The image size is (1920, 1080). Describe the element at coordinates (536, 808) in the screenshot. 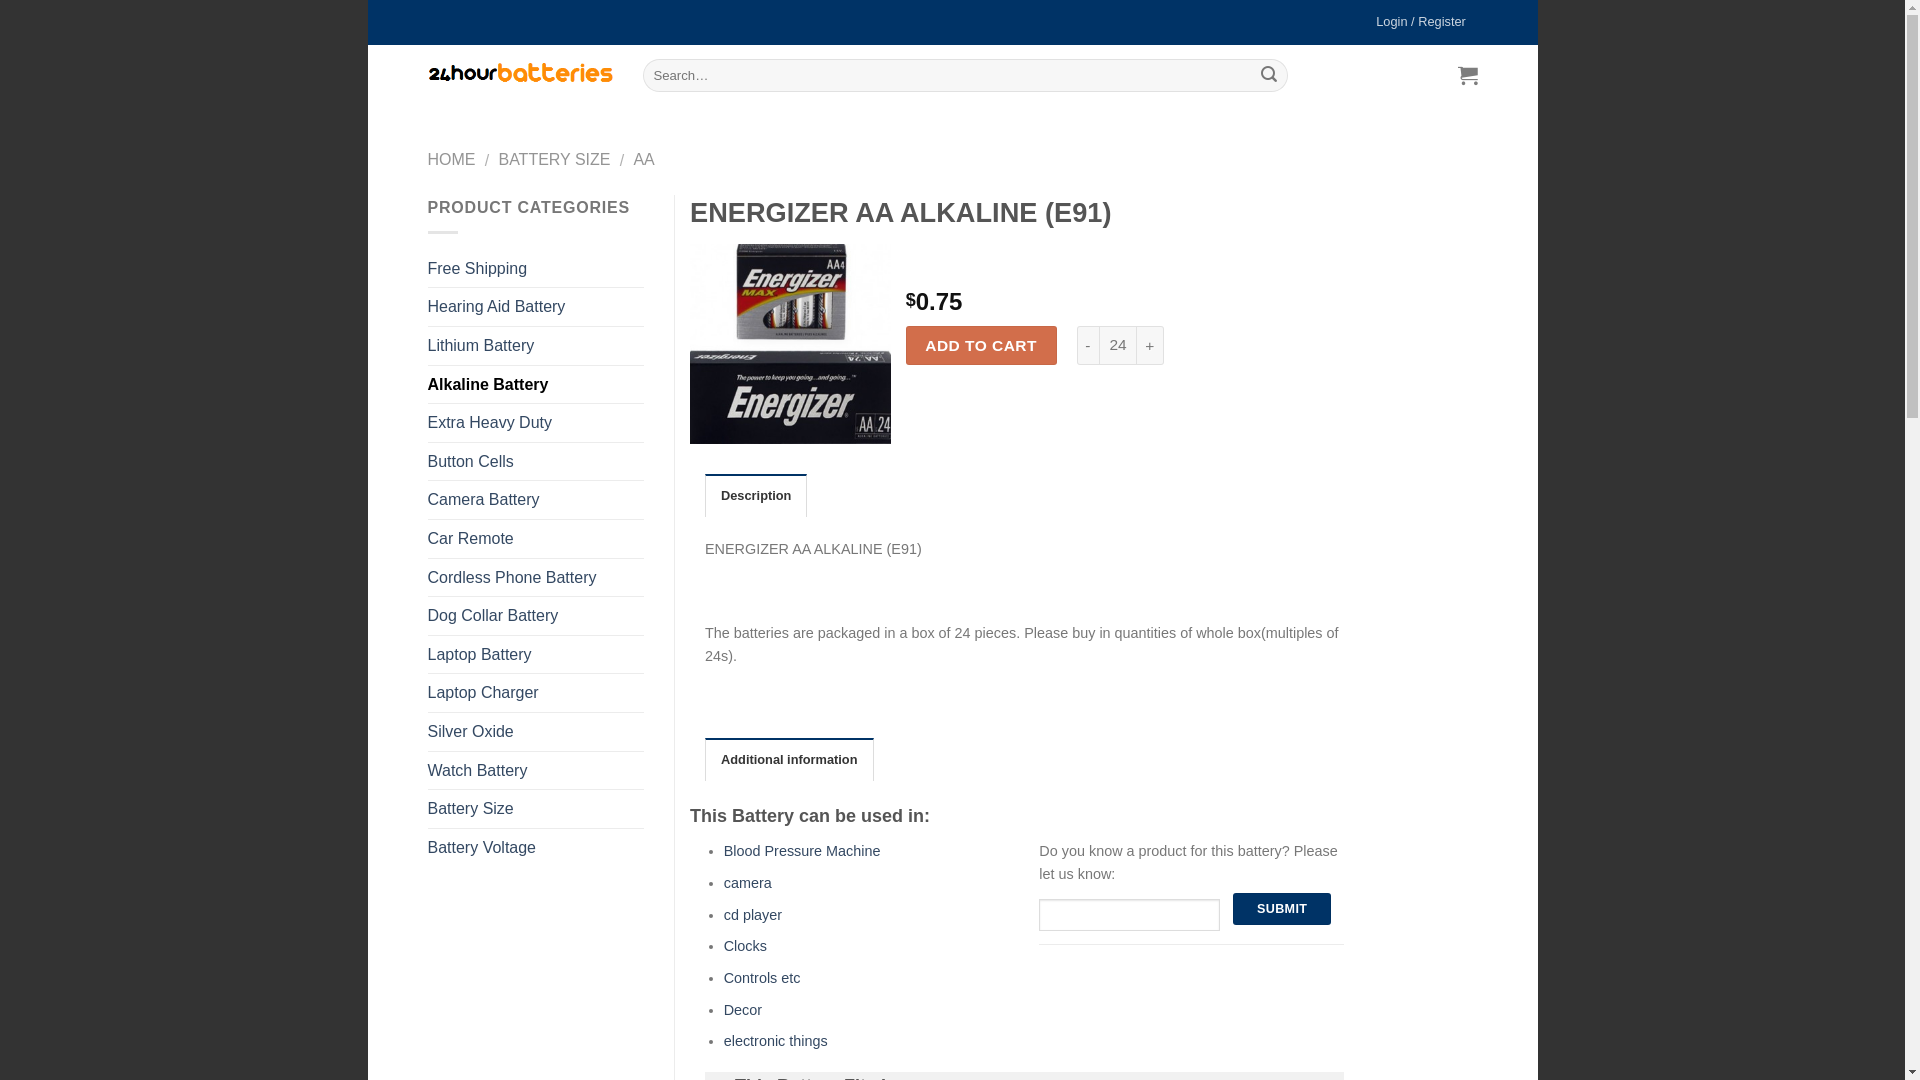

I see `'Battery Size'` at that location.